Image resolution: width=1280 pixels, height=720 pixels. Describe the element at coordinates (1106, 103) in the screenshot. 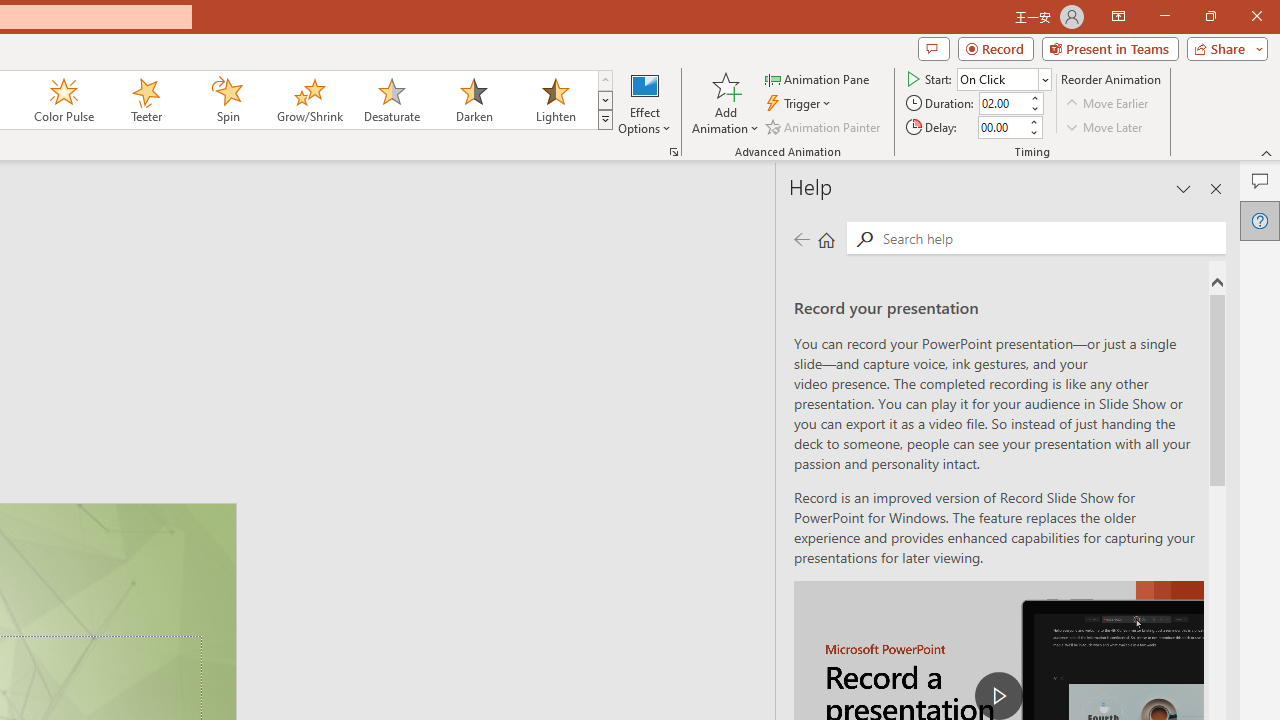

I see `'Move Earlier'` at that location.